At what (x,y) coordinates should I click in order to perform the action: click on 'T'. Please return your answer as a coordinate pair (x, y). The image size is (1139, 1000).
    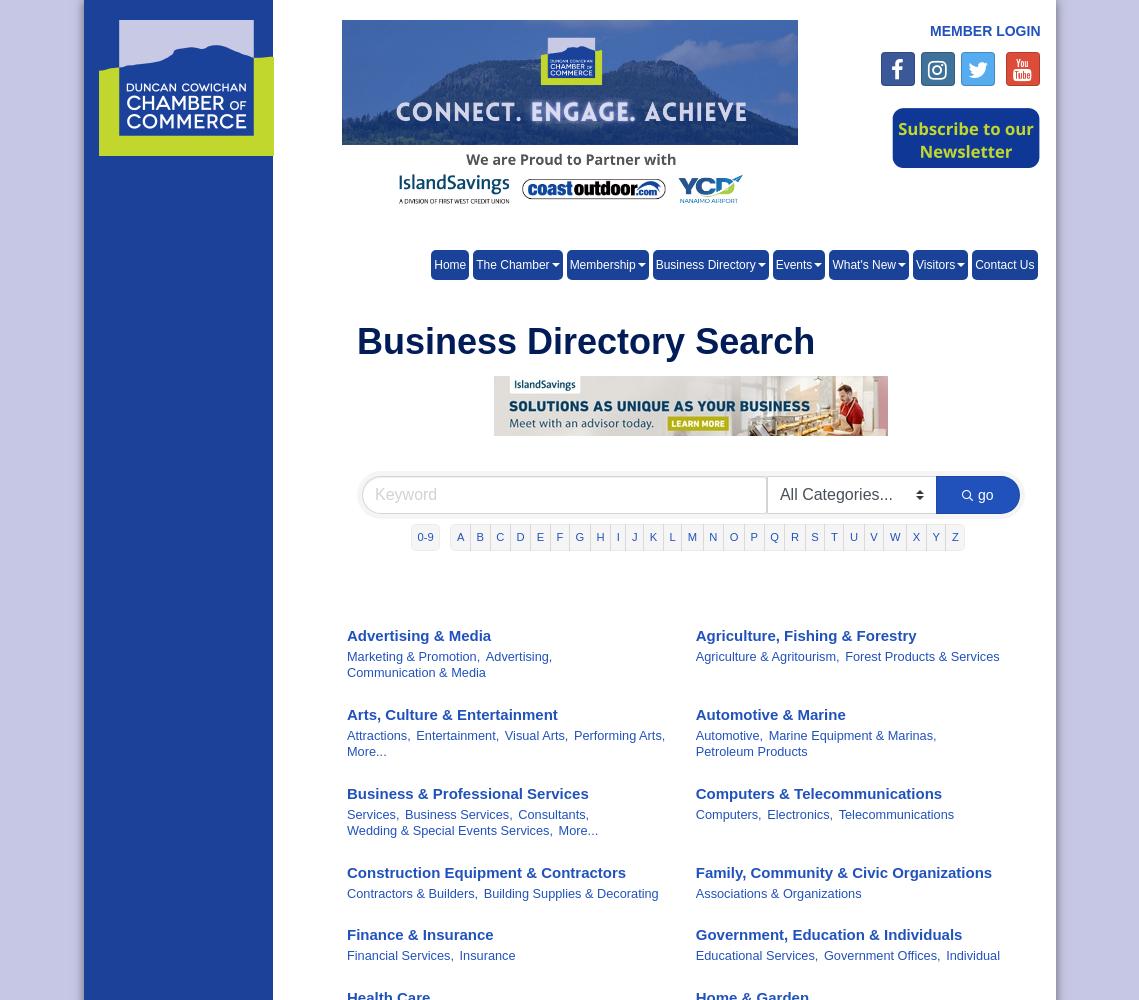
    Looking at the image, I should click on (832, 537).